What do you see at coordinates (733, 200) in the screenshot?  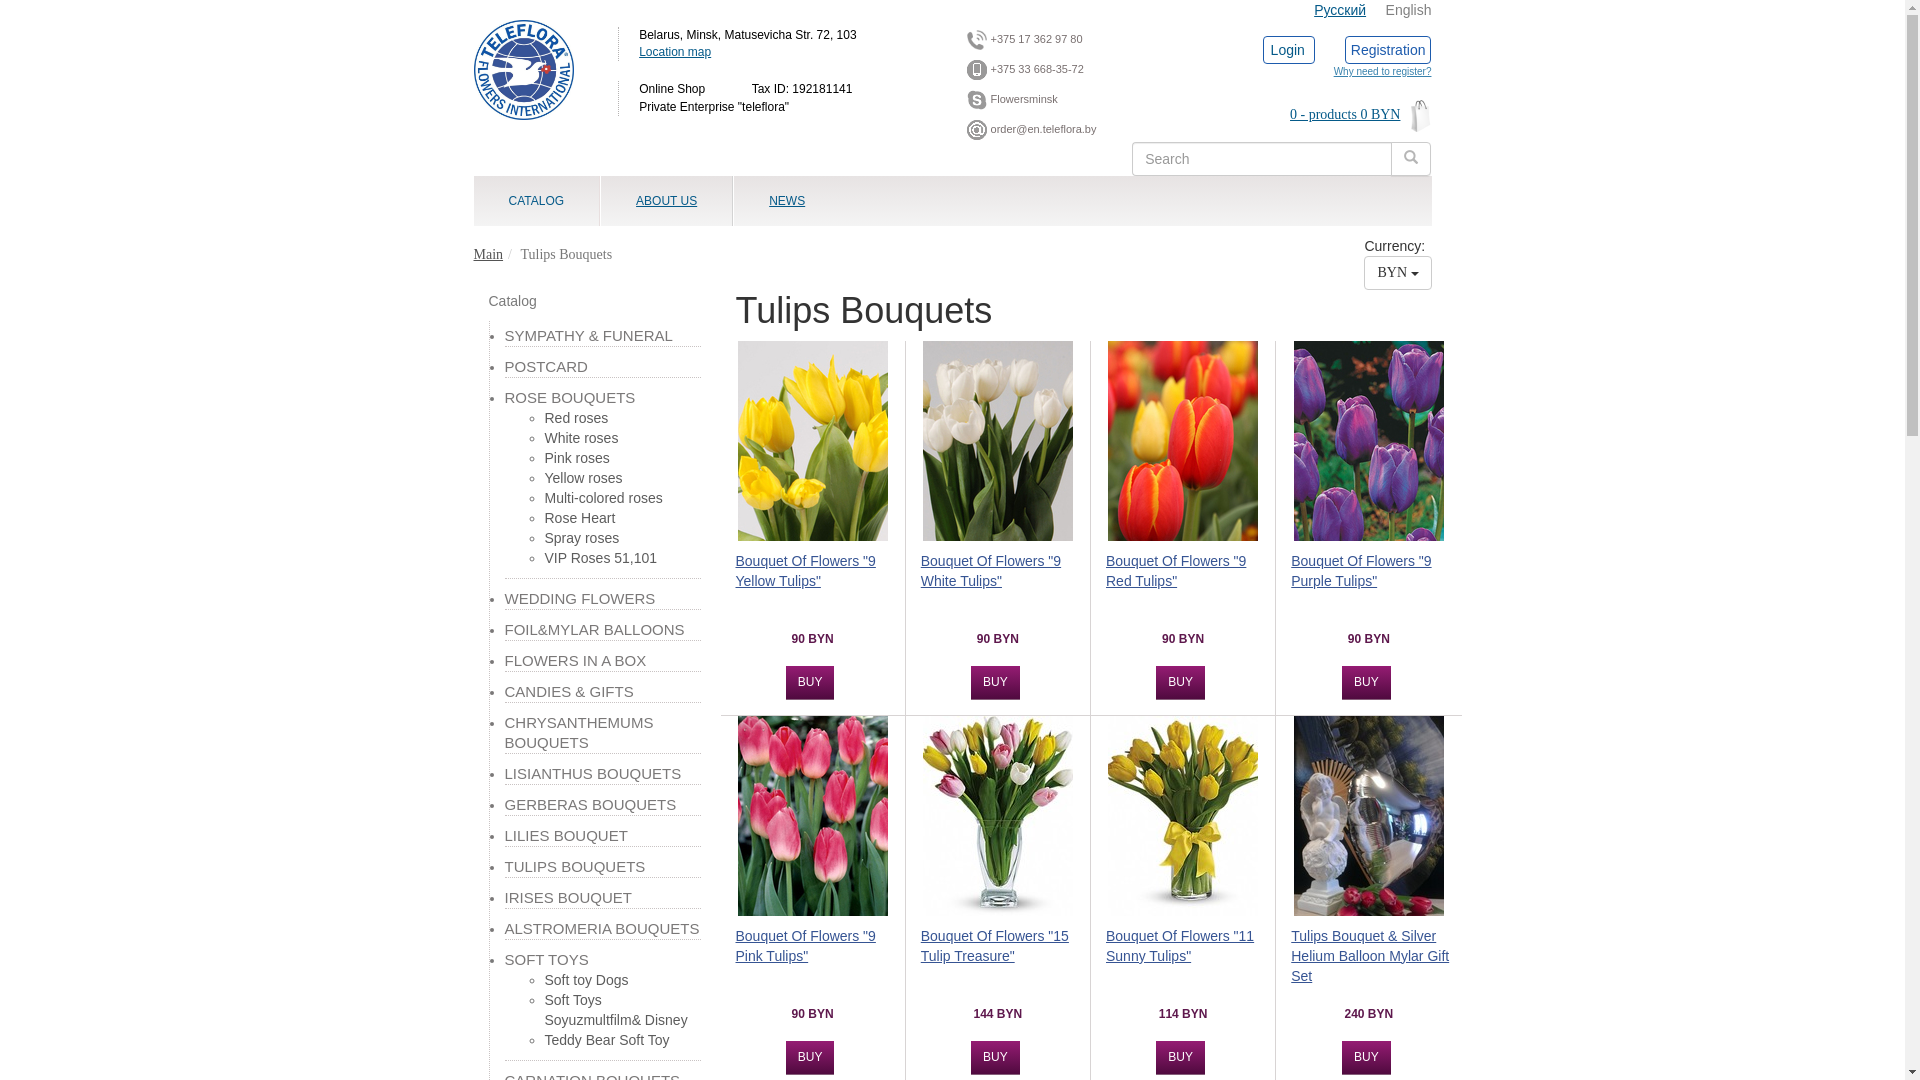 I see `'NEWS'` at bounding box center [733, 200].